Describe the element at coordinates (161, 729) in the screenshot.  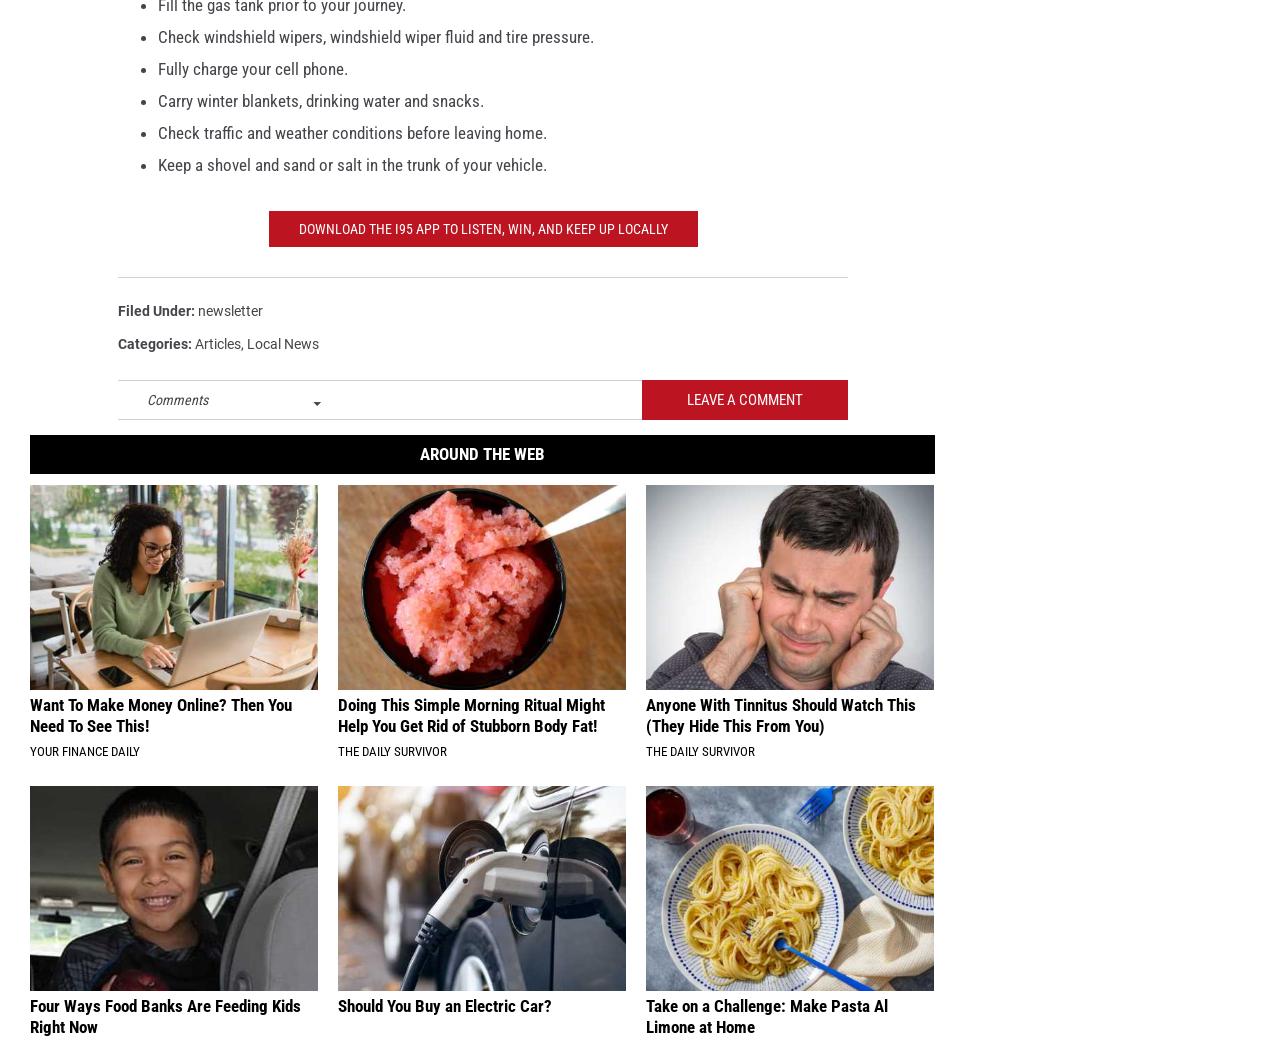
I see `'Want To Make Money Online? Then You Need To See This!'` at that location.